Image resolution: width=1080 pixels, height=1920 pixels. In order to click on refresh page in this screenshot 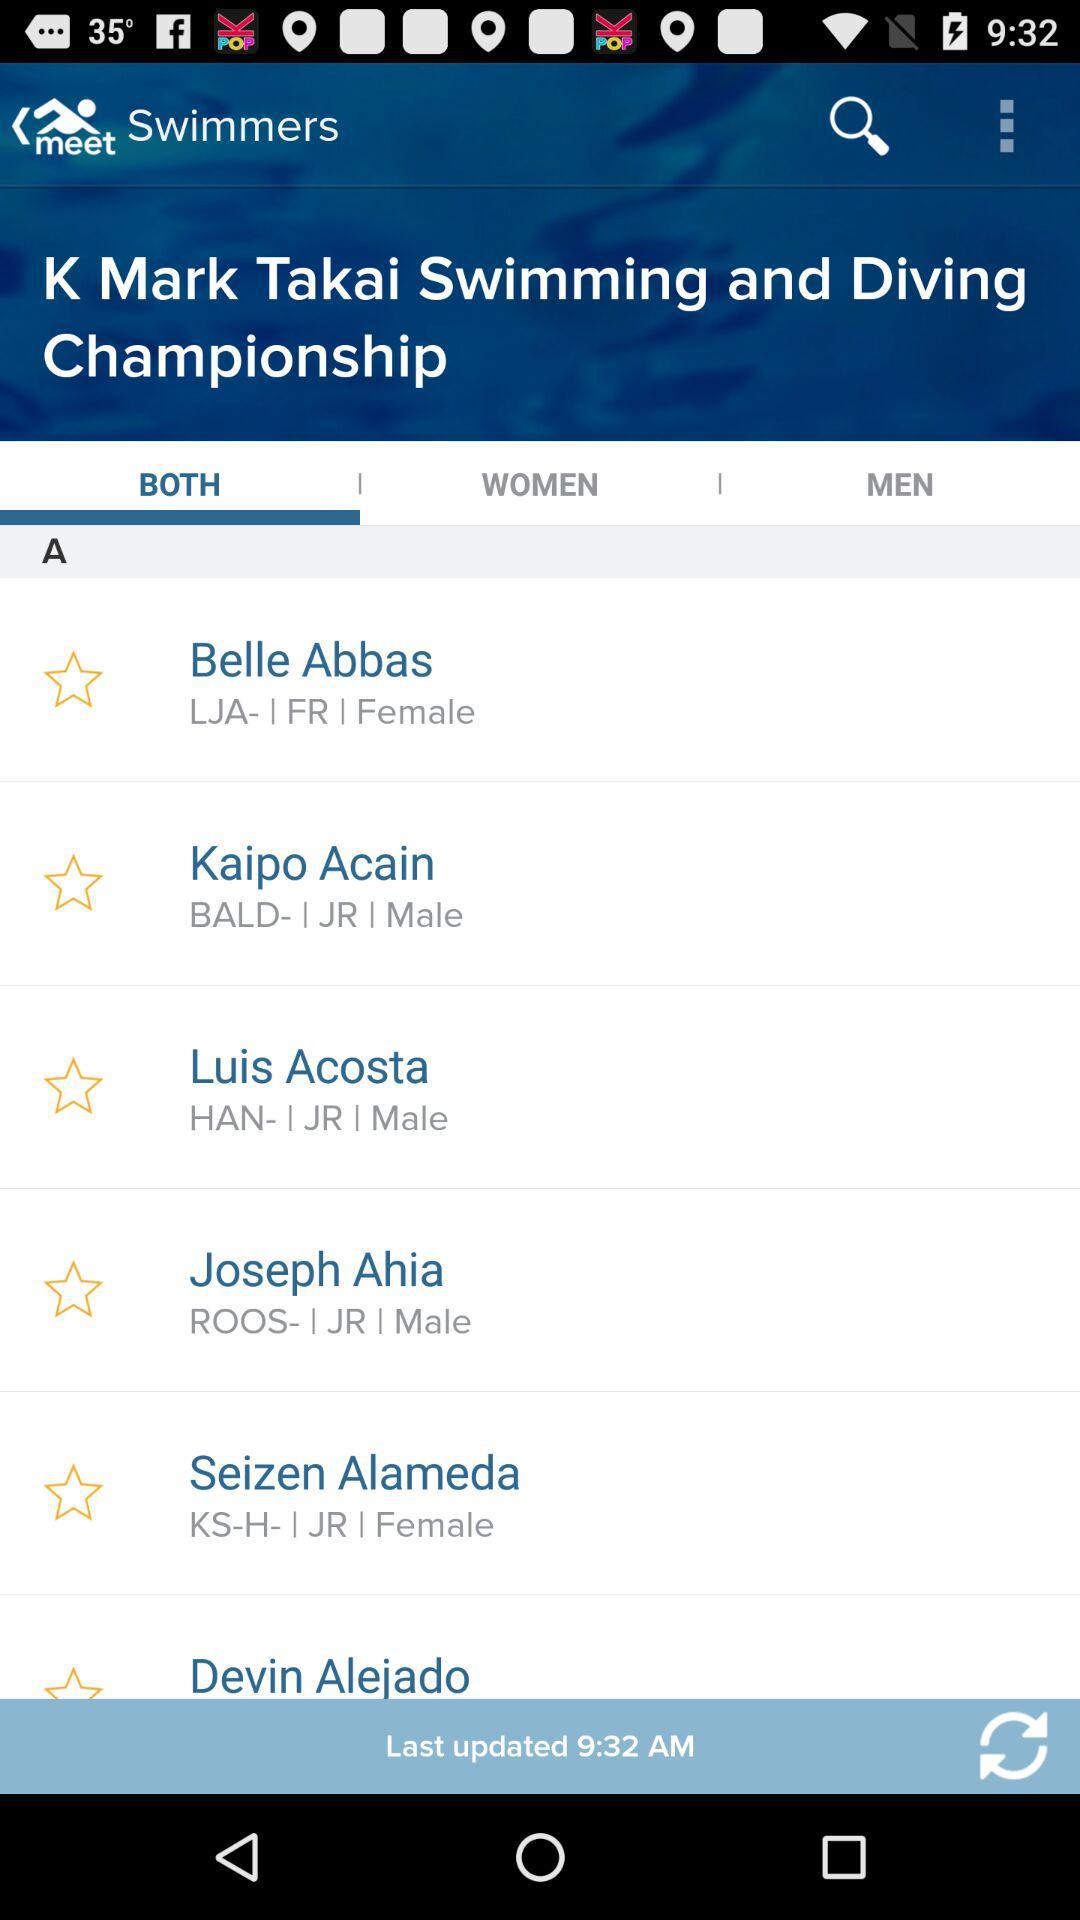, I will do `click(1001, 1745)`.